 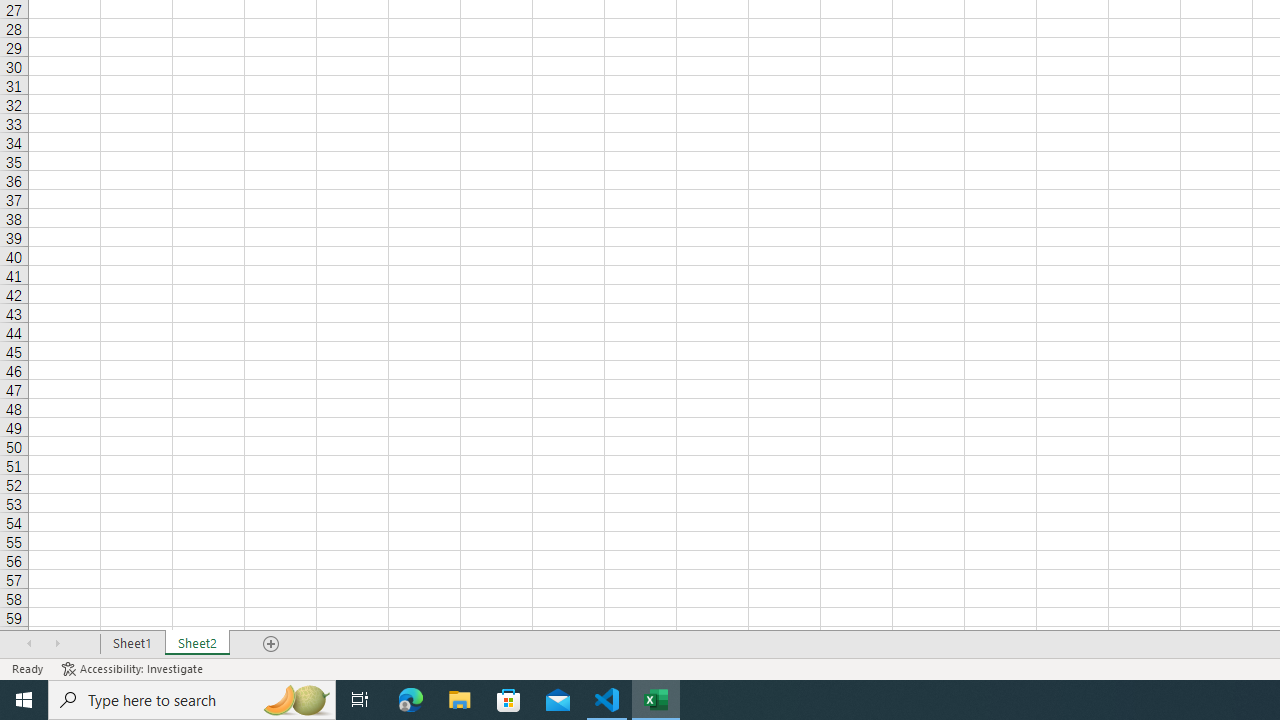 I want to click on 'Microsoft Edge', so click(x=410, y=698).